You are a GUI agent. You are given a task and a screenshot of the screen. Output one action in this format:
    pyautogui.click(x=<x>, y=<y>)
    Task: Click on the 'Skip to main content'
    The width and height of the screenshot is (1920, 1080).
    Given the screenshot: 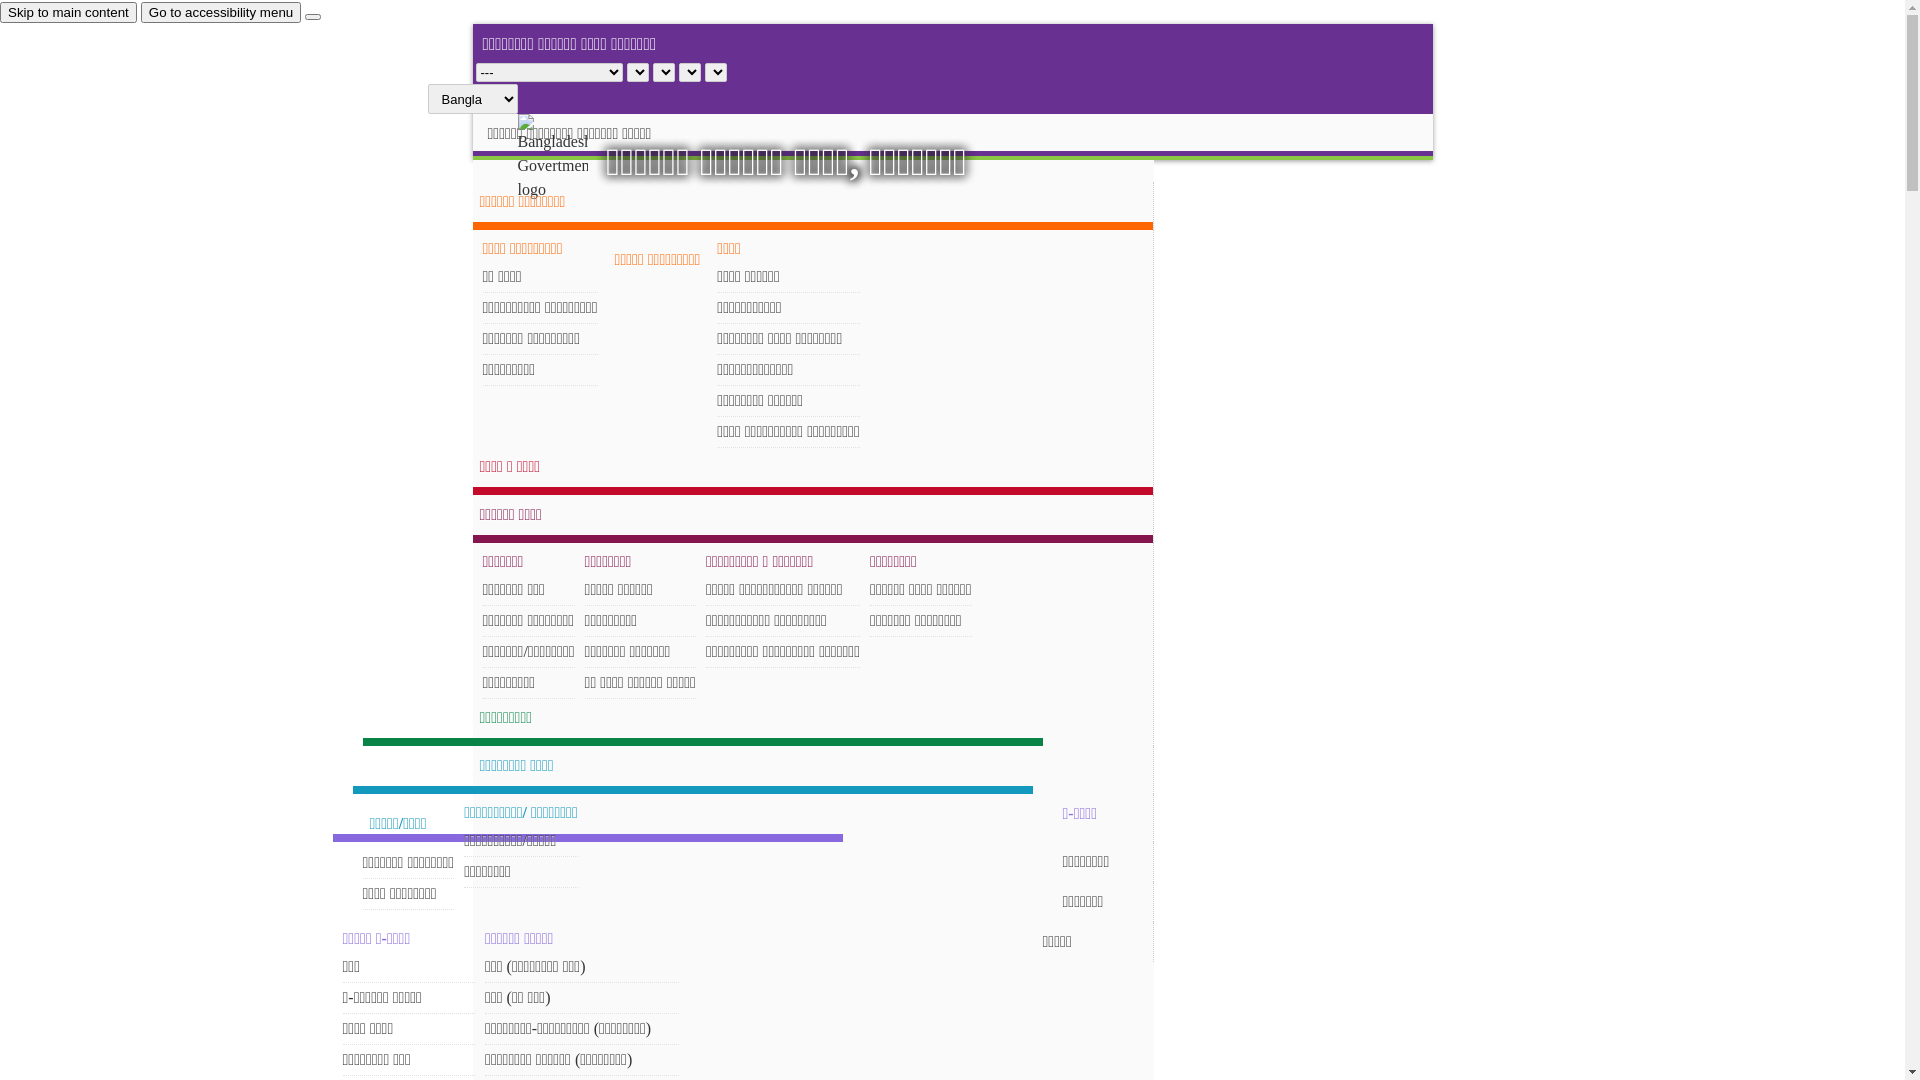 What is the action you would take?
    pyautogui.click(x=68, y=12)
    